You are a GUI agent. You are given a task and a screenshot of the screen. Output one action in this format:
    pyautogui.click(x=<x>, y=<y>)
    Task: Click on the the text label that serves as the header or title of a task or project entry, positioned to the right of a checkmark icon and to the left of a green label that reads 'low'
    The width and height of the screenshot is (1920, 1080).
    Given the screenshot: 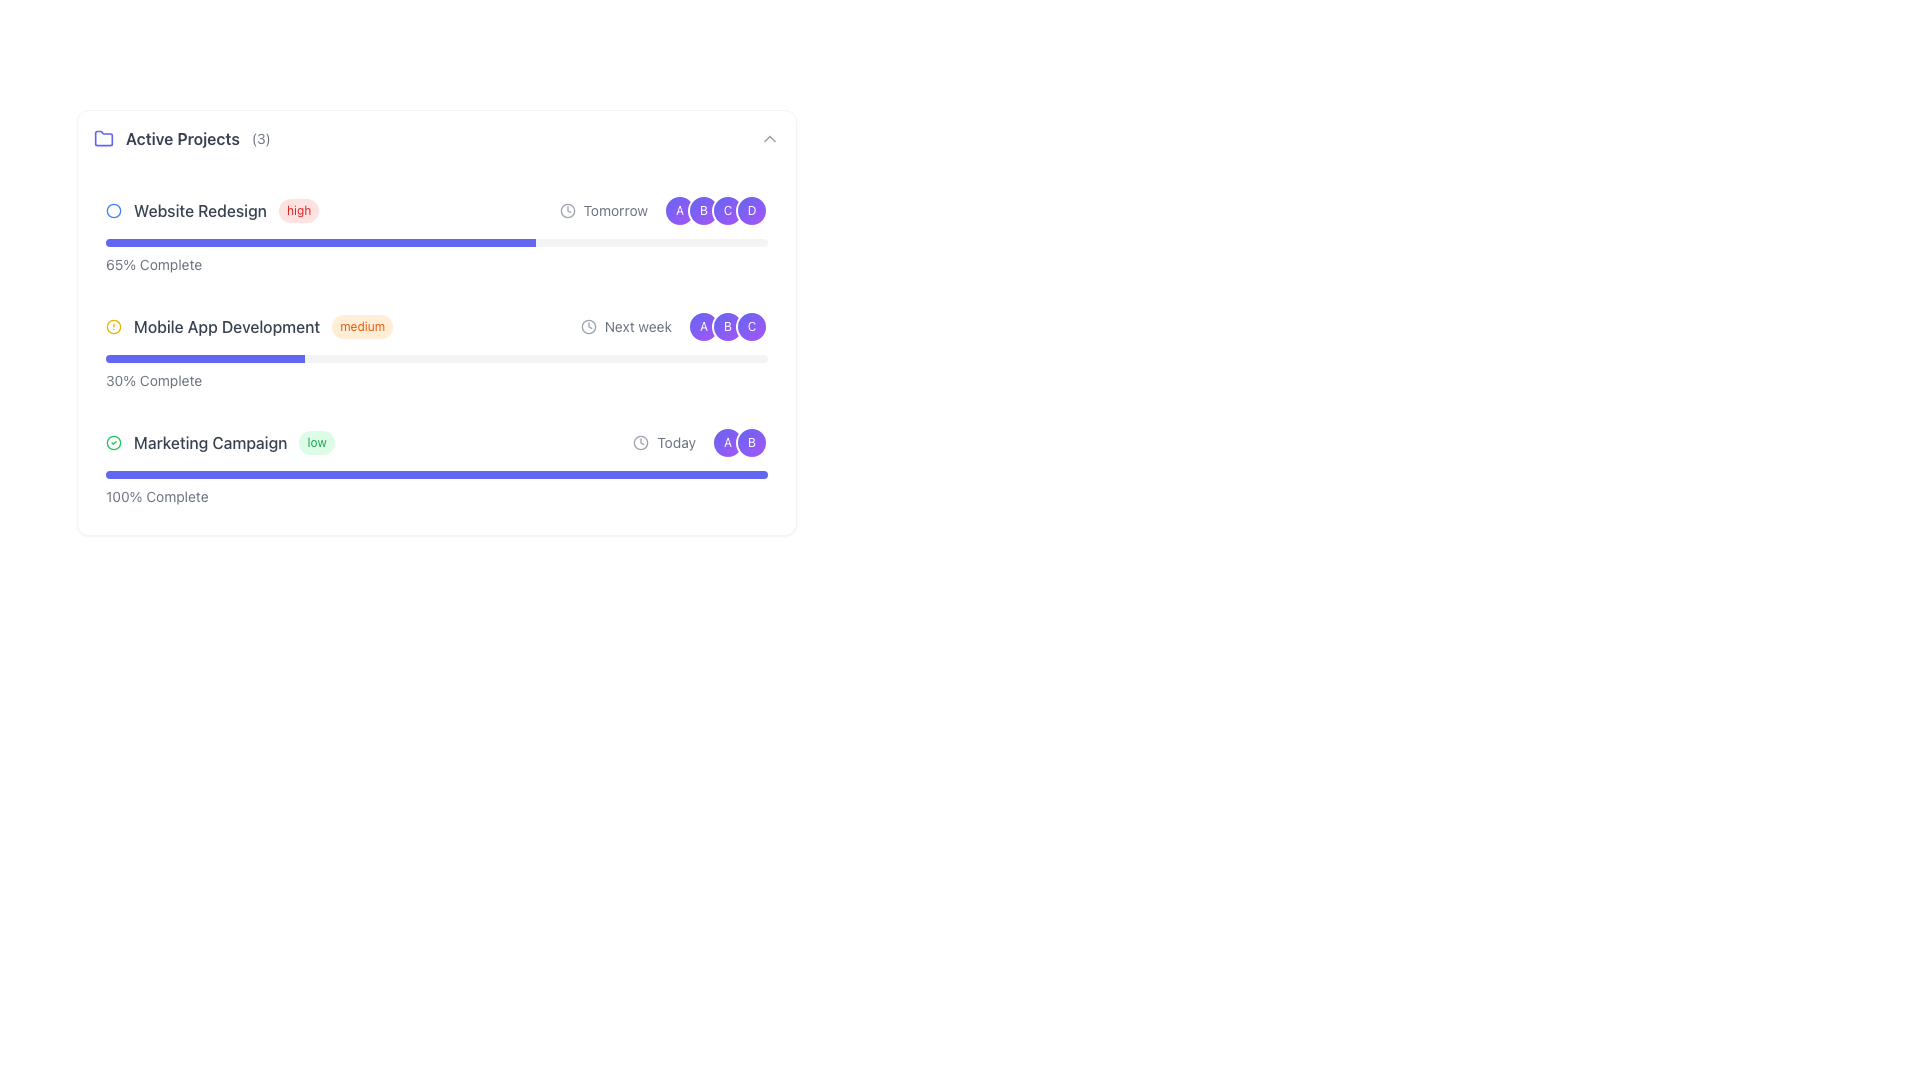 What is the action you would take?
    pyautogui.click(x=210, y=442)
    